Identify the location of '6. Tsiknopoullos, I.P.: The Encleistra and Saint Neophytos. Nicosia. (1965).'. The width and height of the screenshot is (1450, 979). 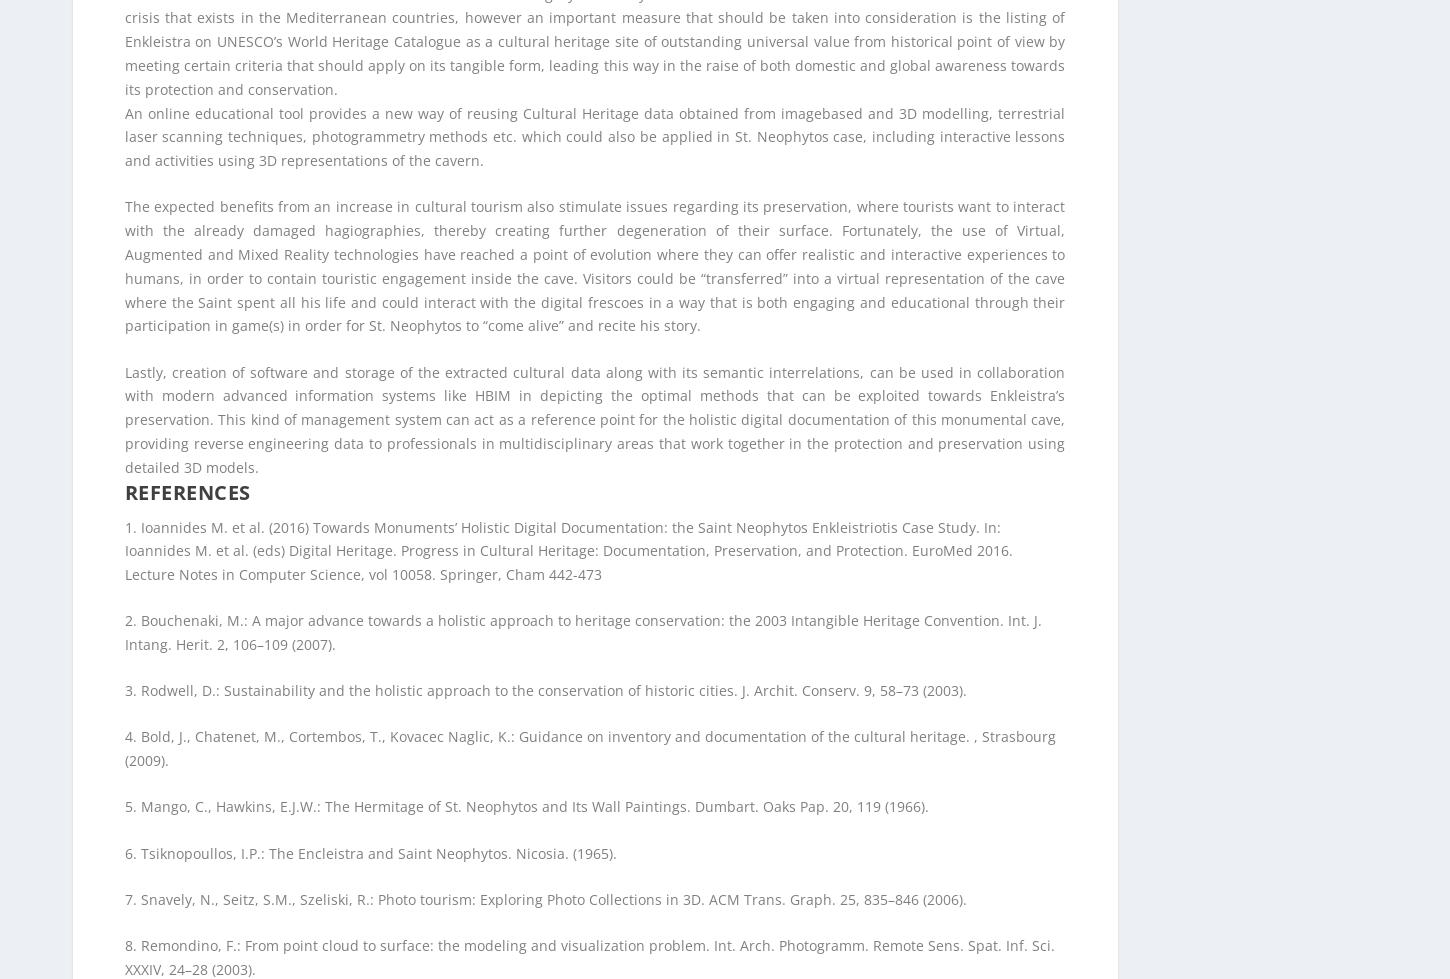
(369, 100).